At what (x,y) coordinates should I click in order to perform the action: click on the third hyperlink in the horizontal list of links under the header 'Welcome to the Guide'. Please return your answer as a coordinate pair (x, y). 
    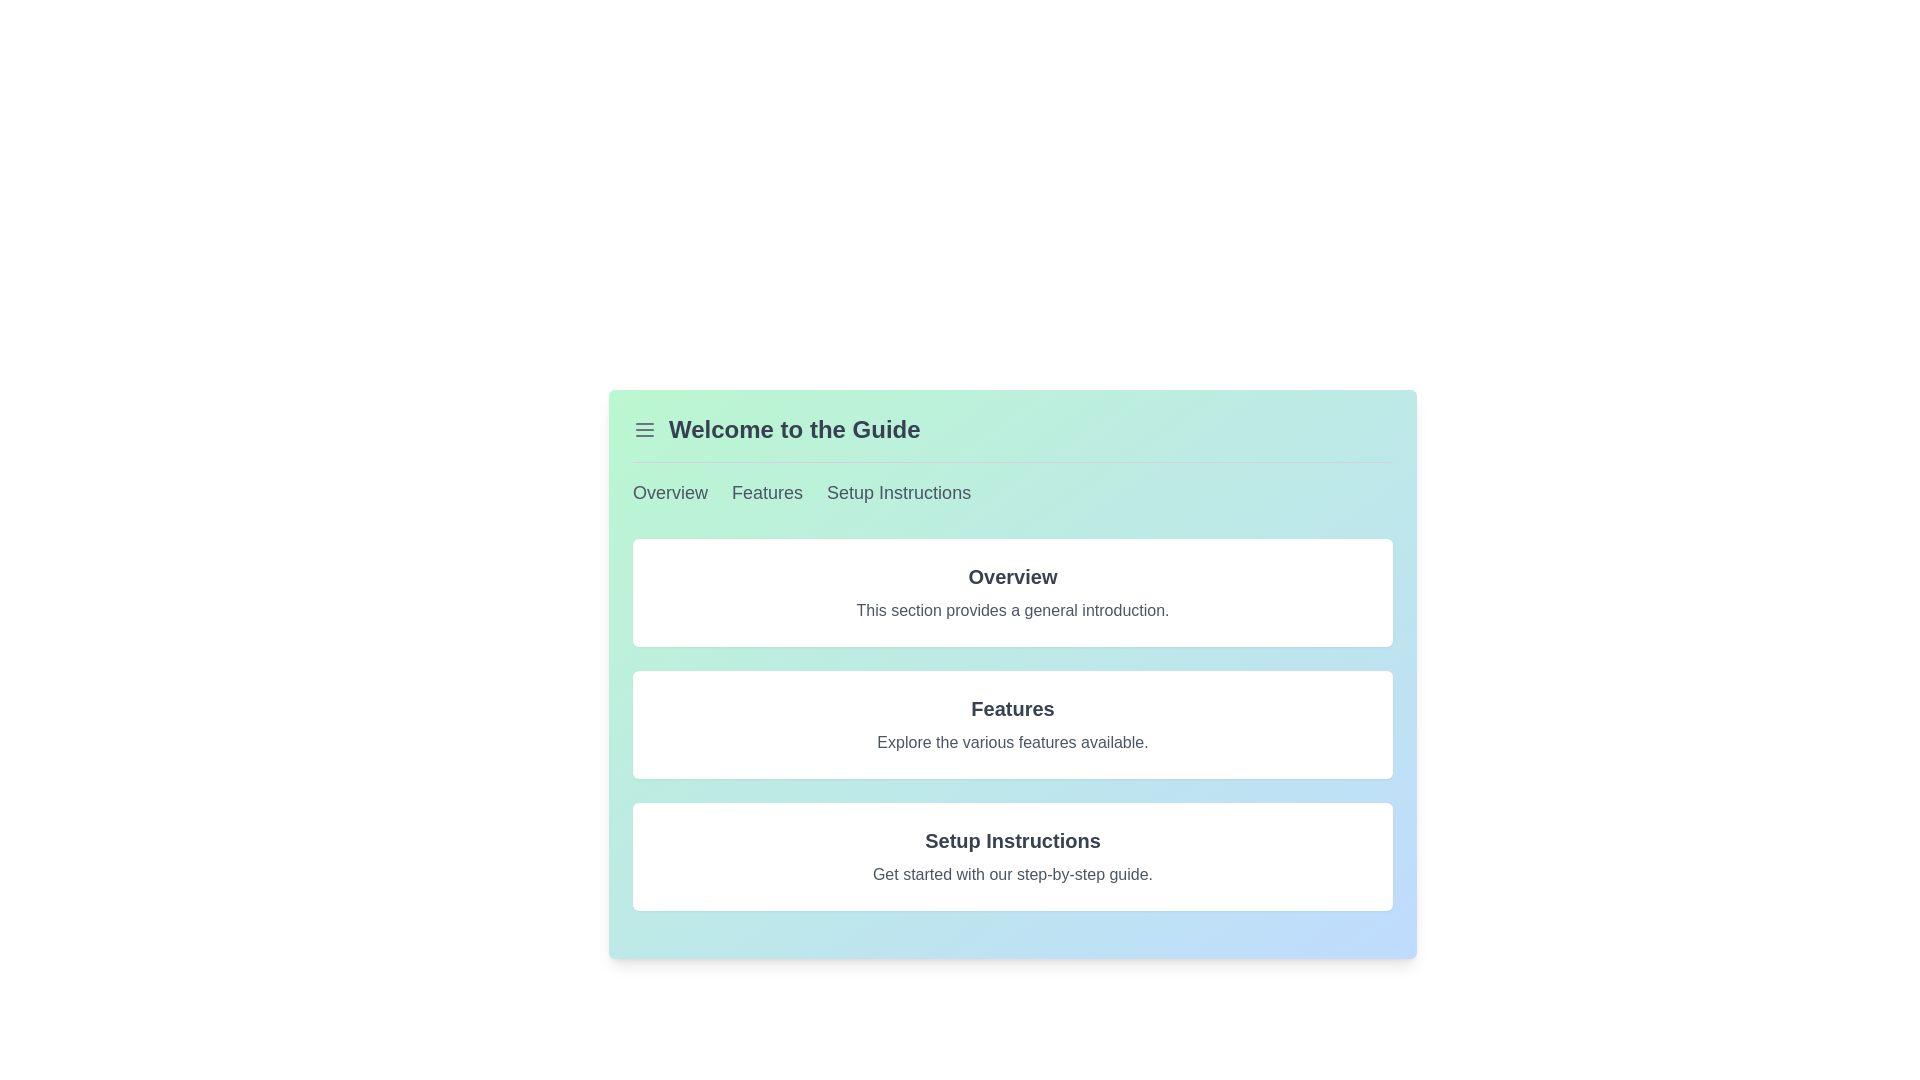
    Looking at the image, I should click on (898, 493).